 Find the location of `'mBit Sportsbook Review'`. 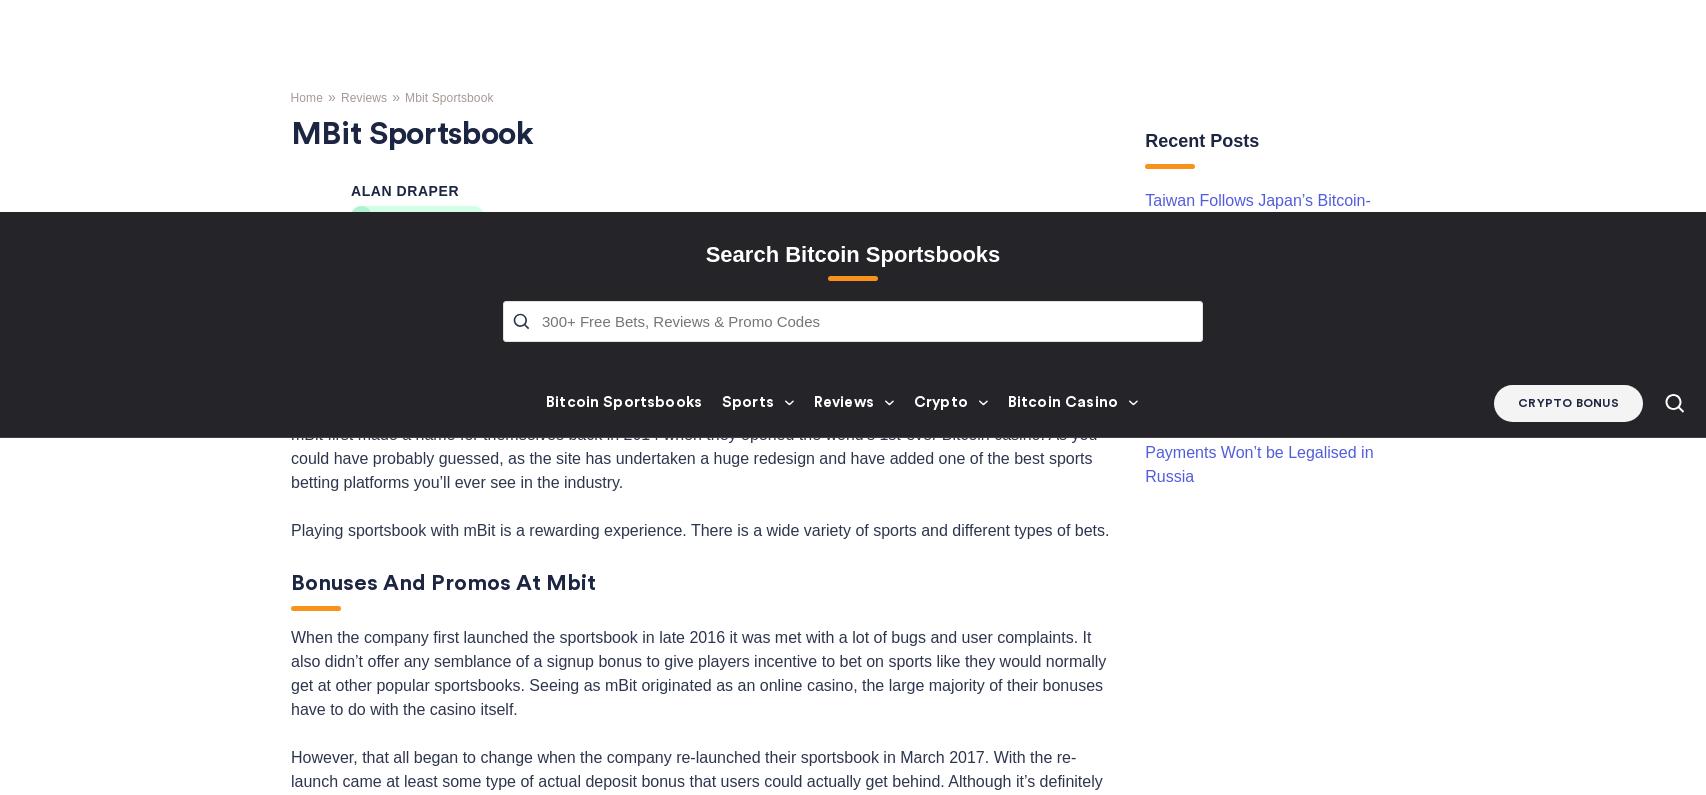

'mBit Sportsbook Review' is located at coordinates (418, 11).